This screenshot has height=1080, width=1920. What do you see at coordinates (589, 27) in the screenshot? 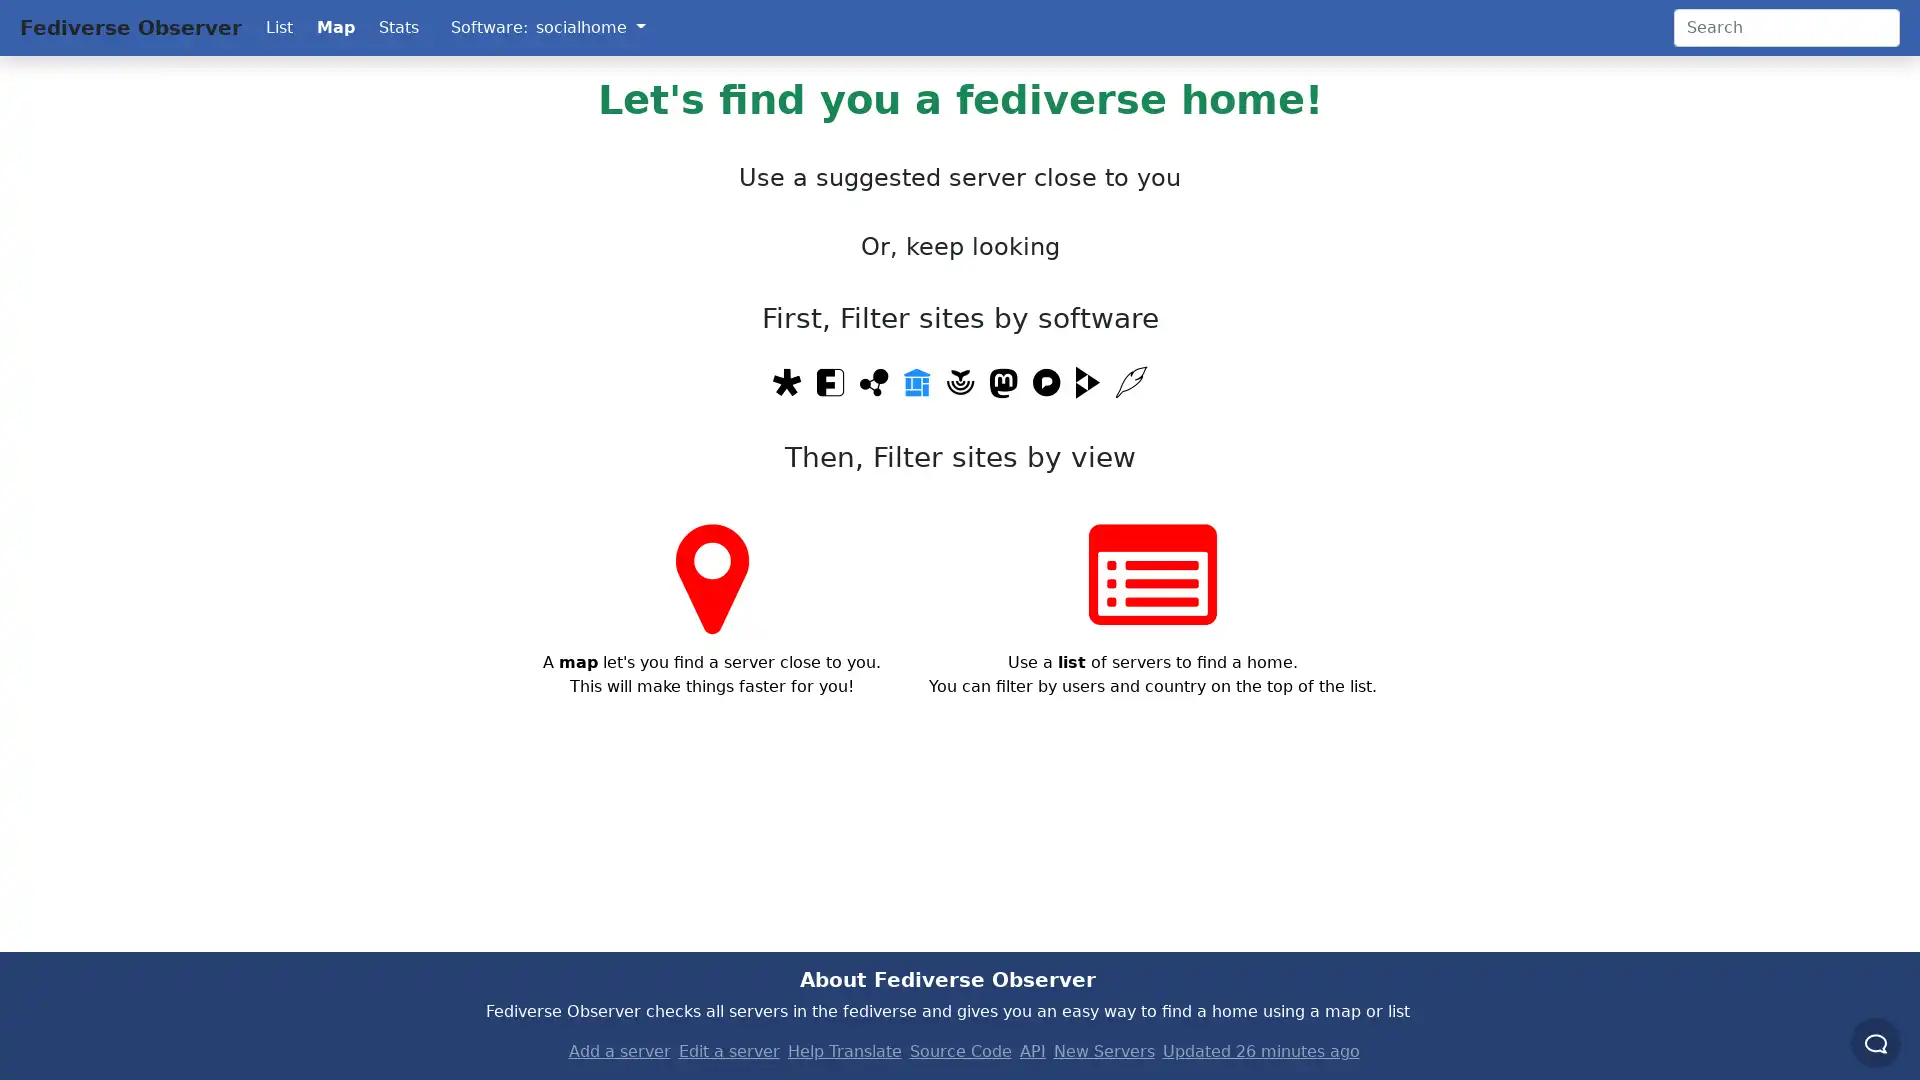
I see `socialhome` at bounding box center [589, 27].